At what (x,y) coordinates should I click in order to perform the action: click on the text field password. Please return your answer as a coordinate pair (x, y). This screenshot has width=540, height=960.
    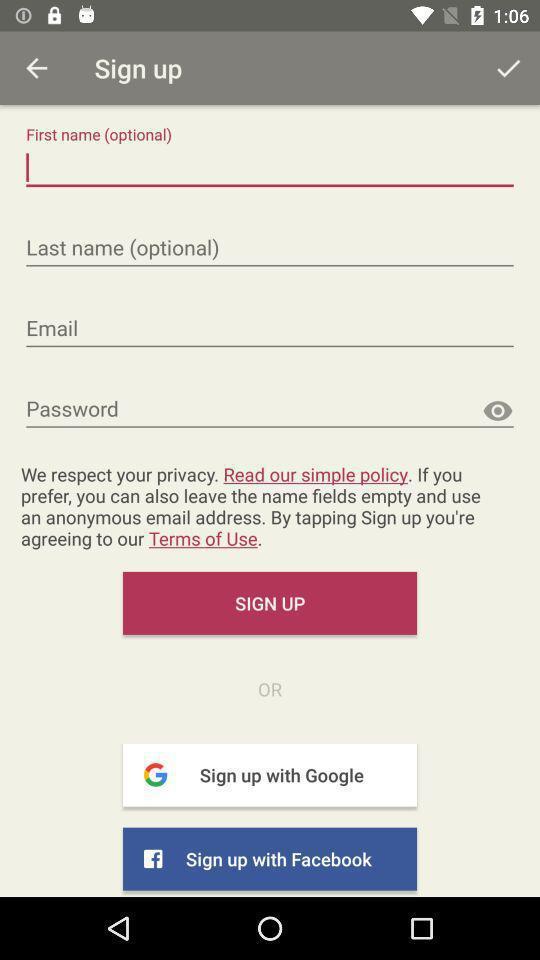
    Looking at the image, I should click on (270, 409).